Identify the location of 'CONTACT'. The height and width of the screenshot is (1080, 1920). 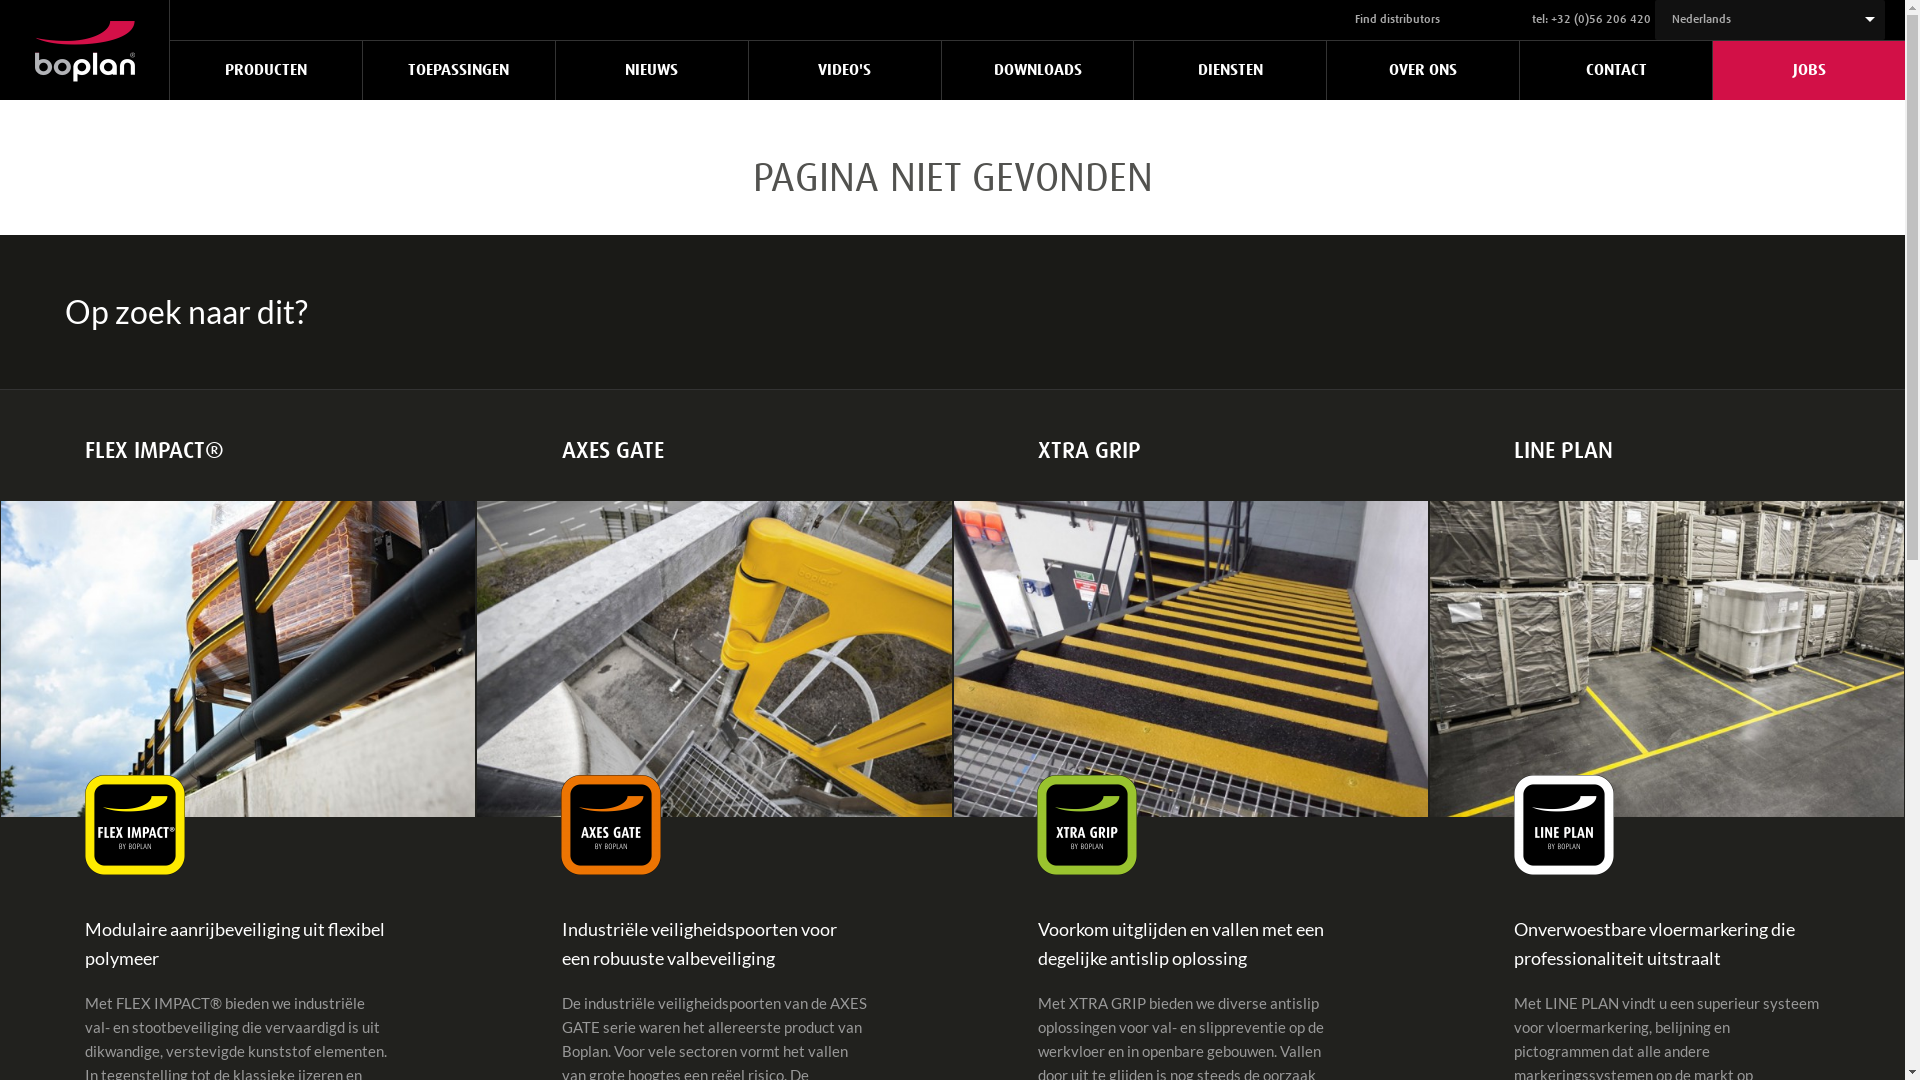
(1616, 69).